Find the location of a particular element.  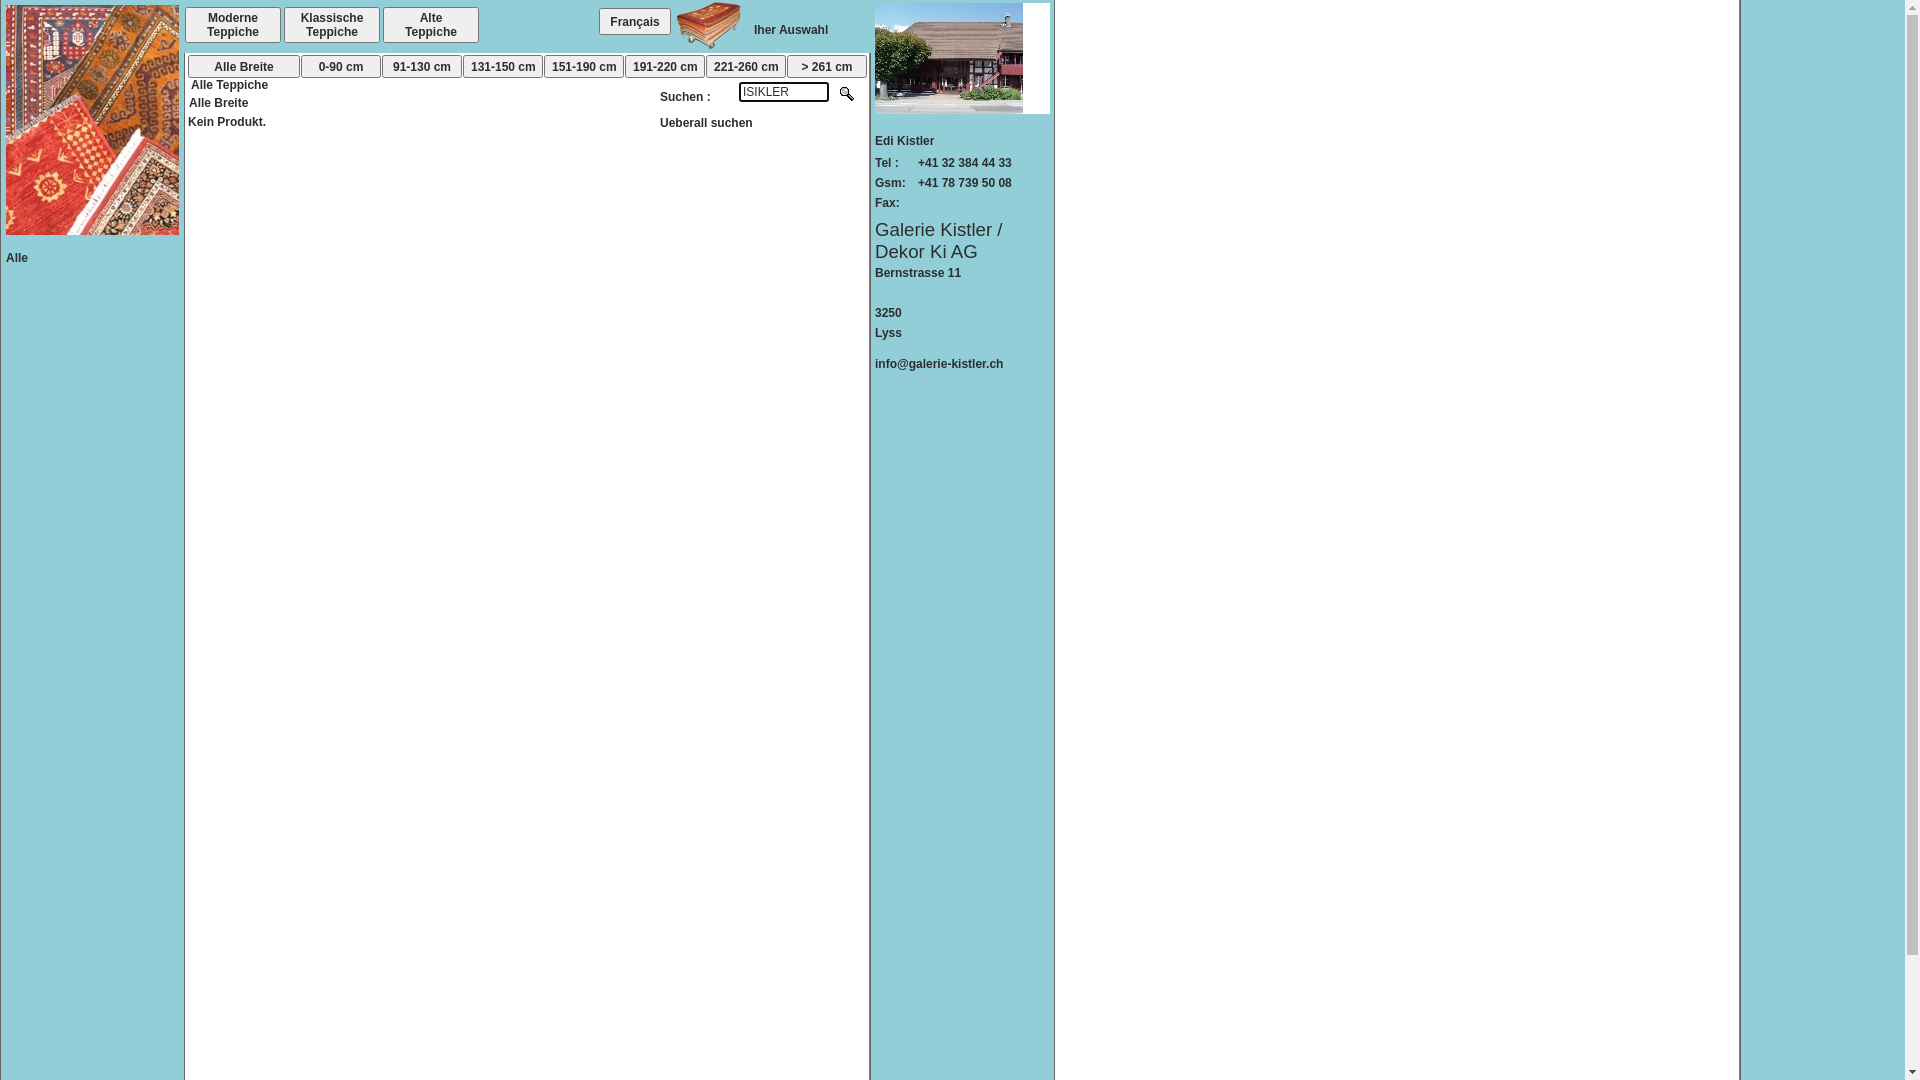

'> 261 cm' is located at coordinates (786, 65).